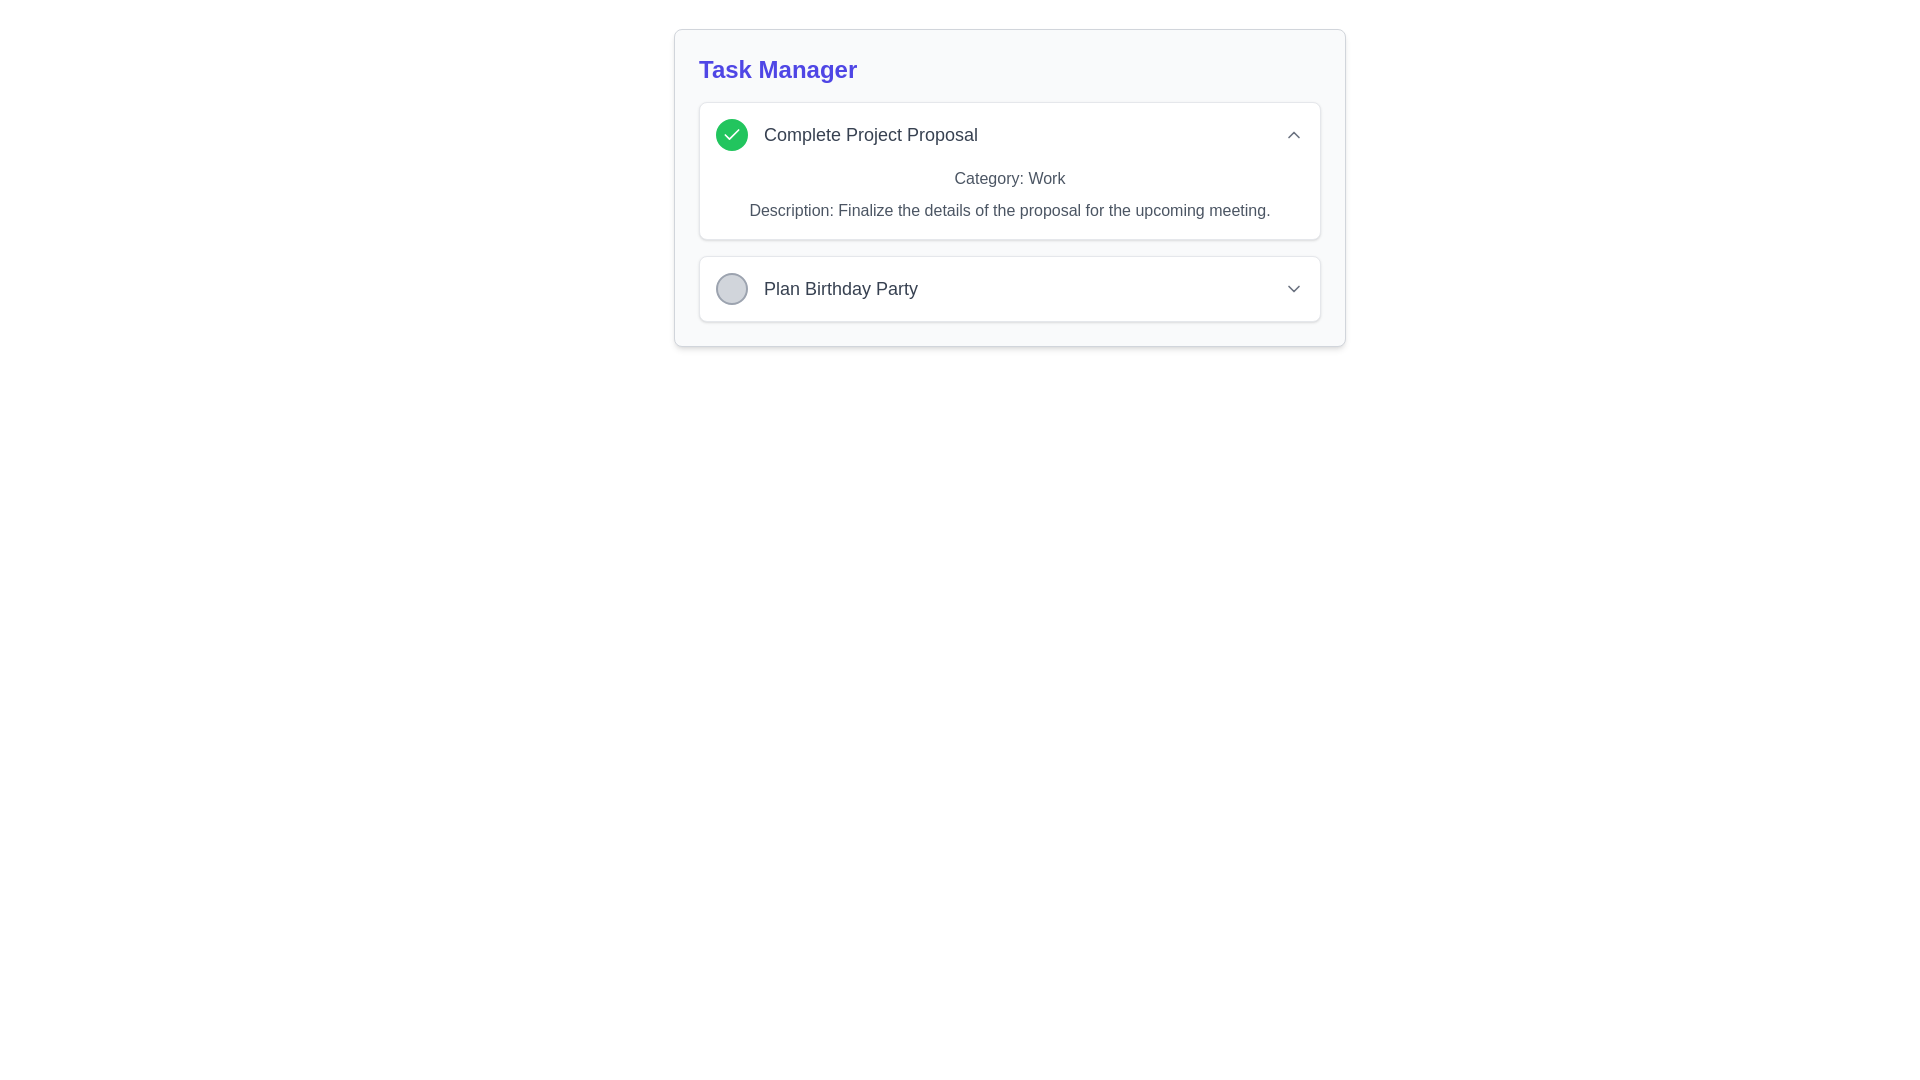 This screenshot has width=1920, height=1080. What do you see at coordinates (846, 135) in the screenshot?
I see `the task labeled 'Complete Project Proposal' with a green checkmark icon` at bounding box center [846, 135].